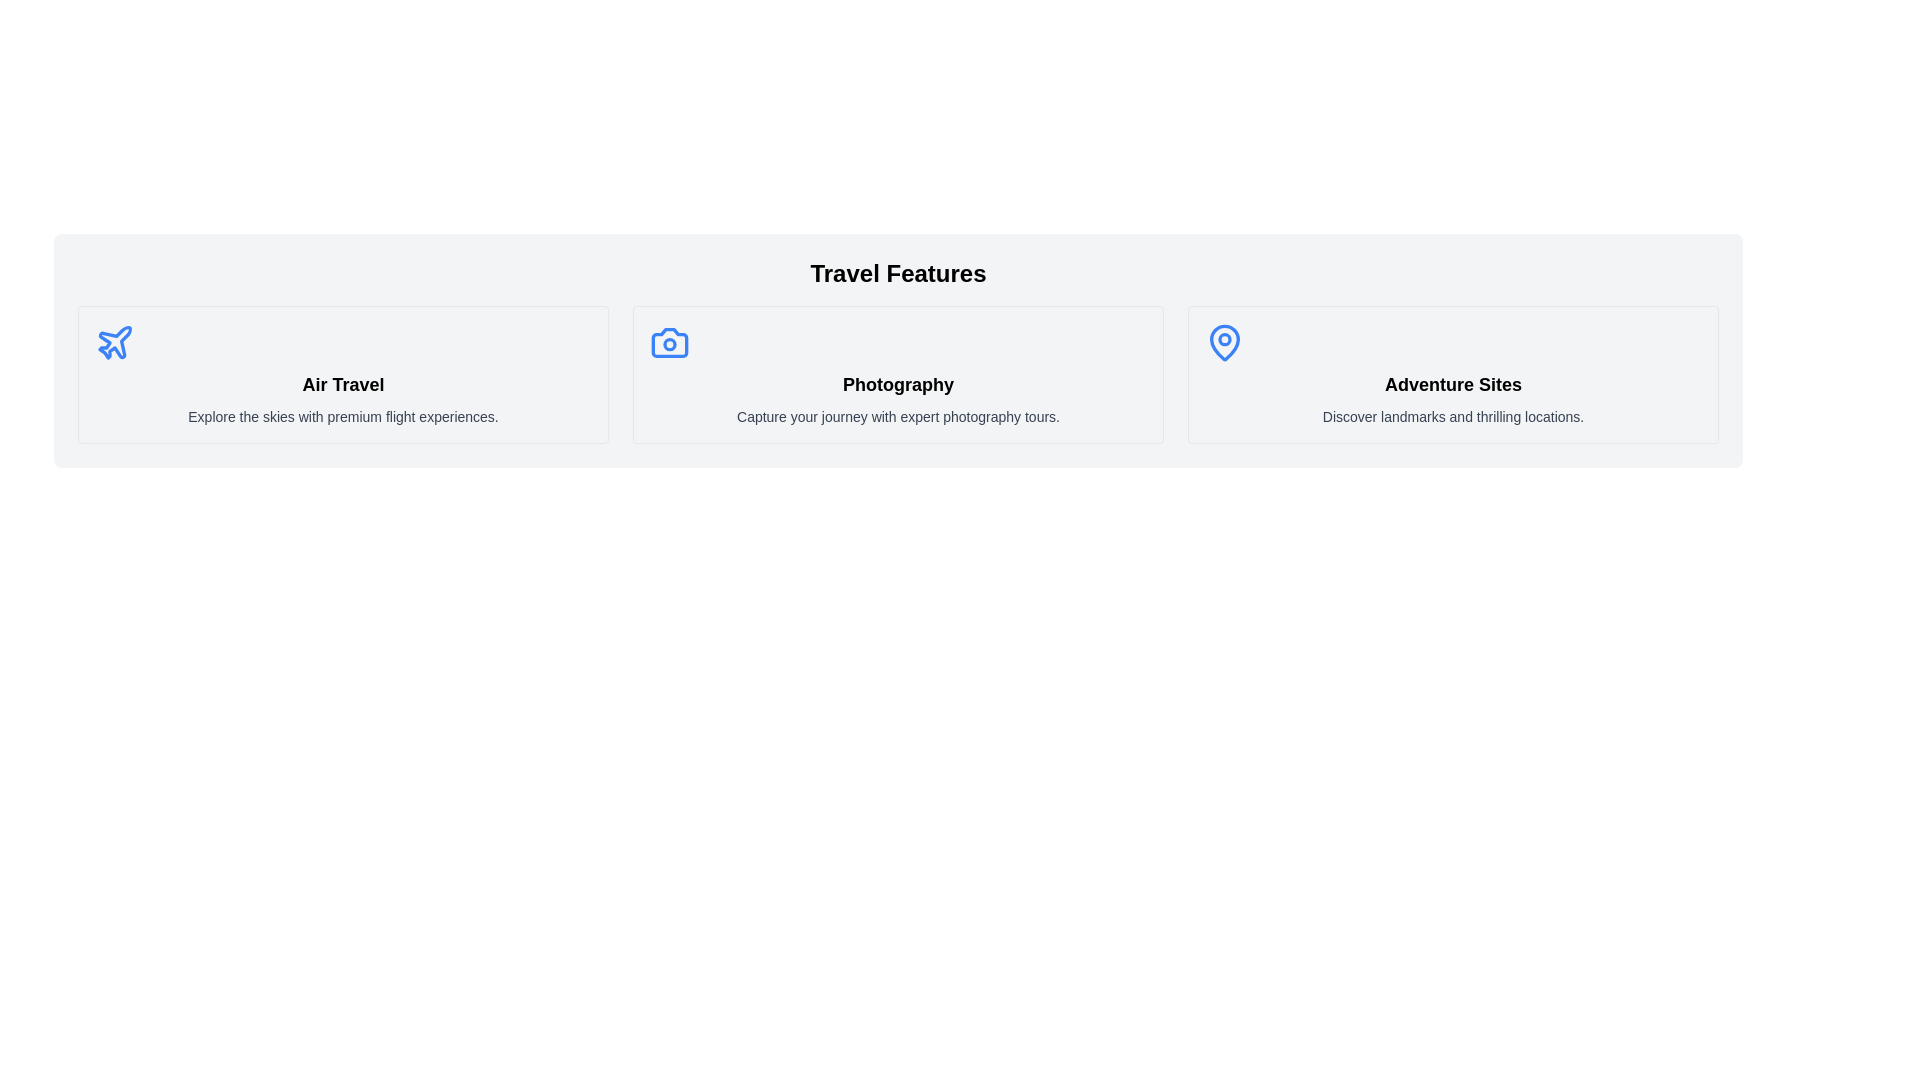 The image size is (1920, 1080). I want to click on the blue pin-shaped icon with a circular hollow center, which resembles a map location indicator, located within the third card of a row of three cards, so click(1223, 342).